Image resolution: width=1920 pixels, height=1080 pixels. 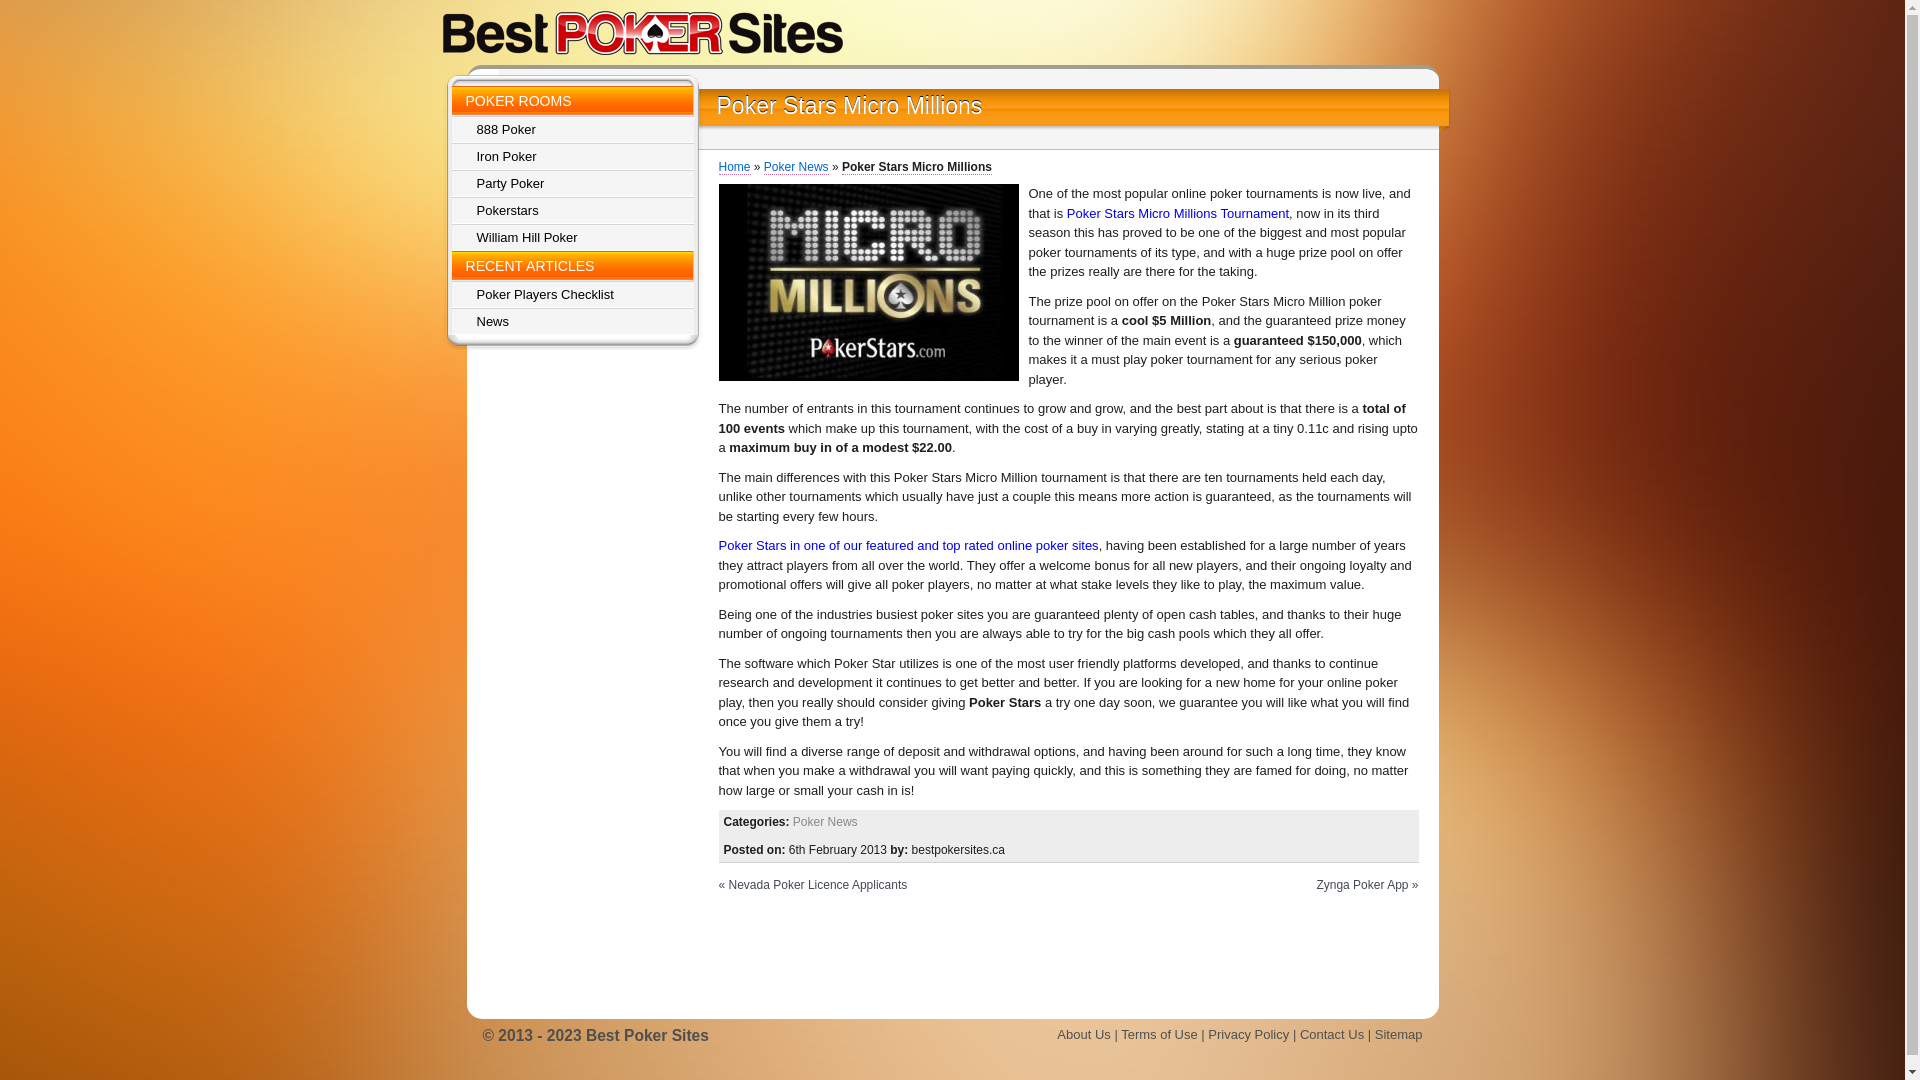 I want to click on 'Poker Stars Micro Millions Tournament', so click(x=1177, y=213).